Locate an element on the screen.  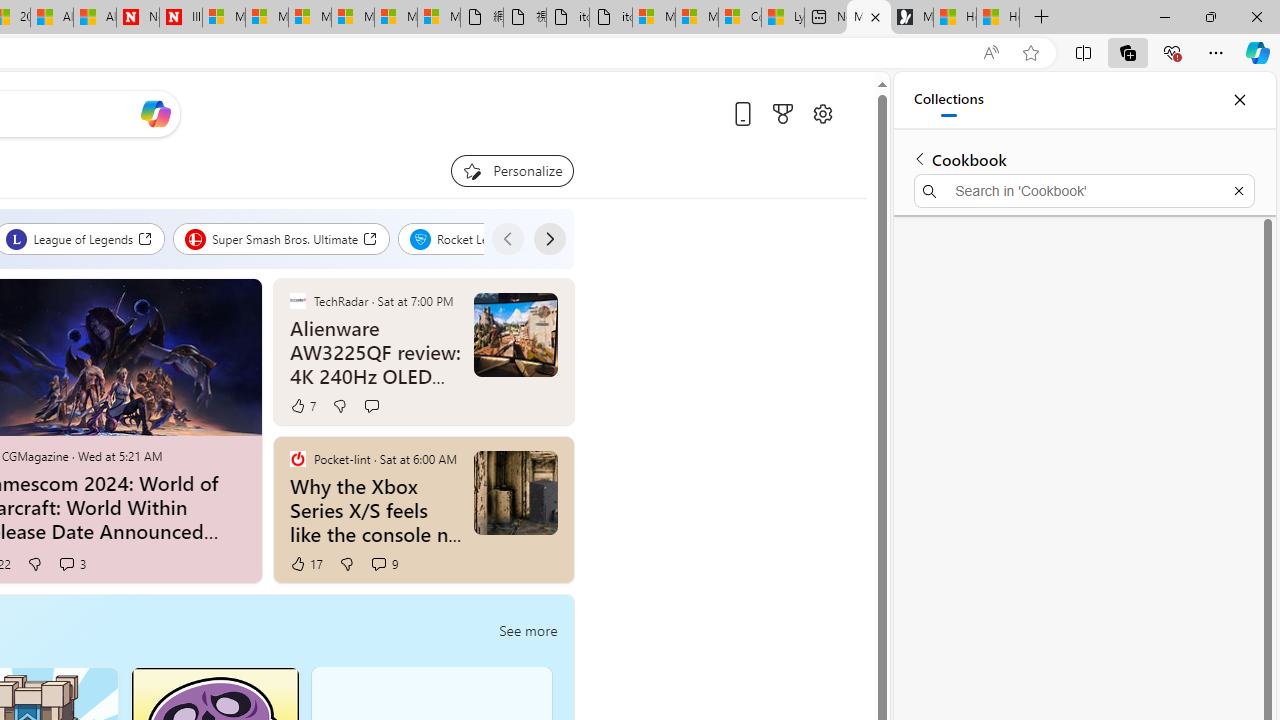
'View comments 3 Comment' is located at coordinates (71, 564).